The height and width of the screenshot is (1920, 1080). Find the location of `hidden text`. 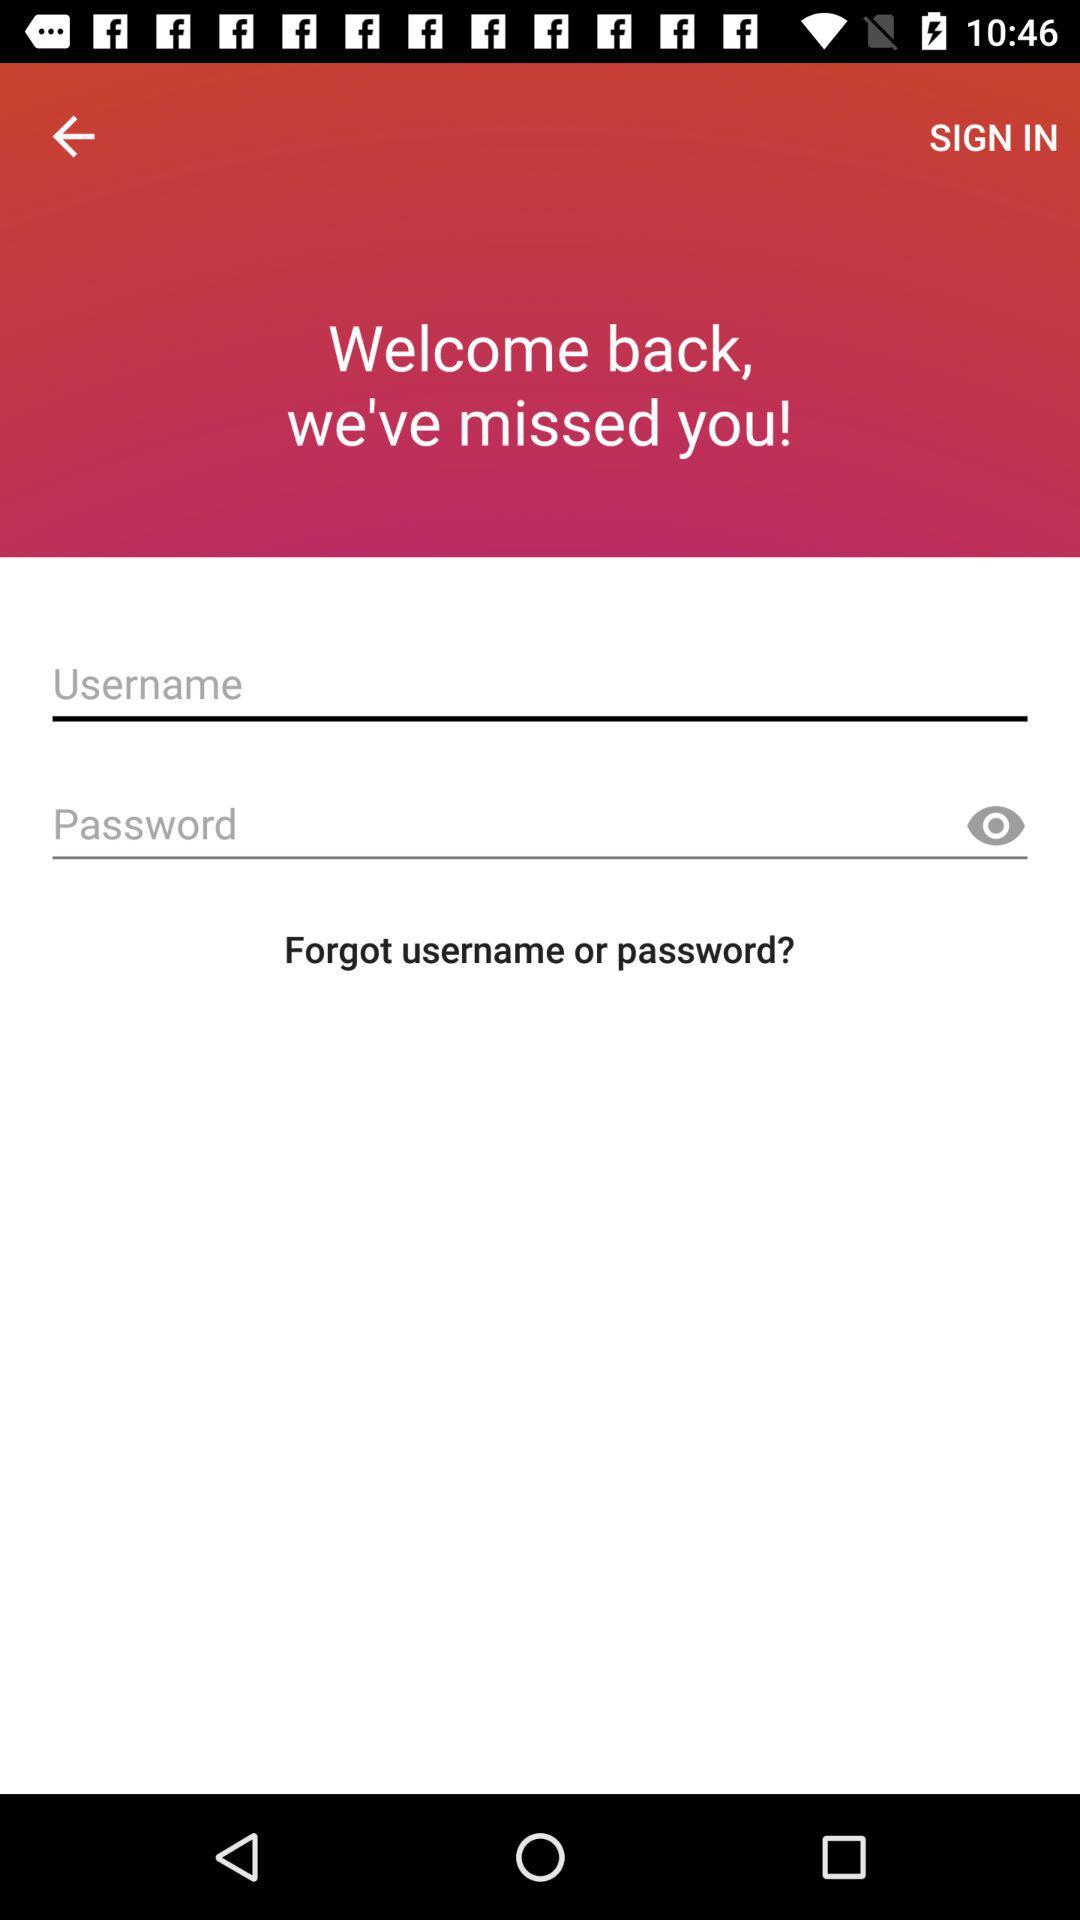

hidden text is located at coordinates (995, 826).